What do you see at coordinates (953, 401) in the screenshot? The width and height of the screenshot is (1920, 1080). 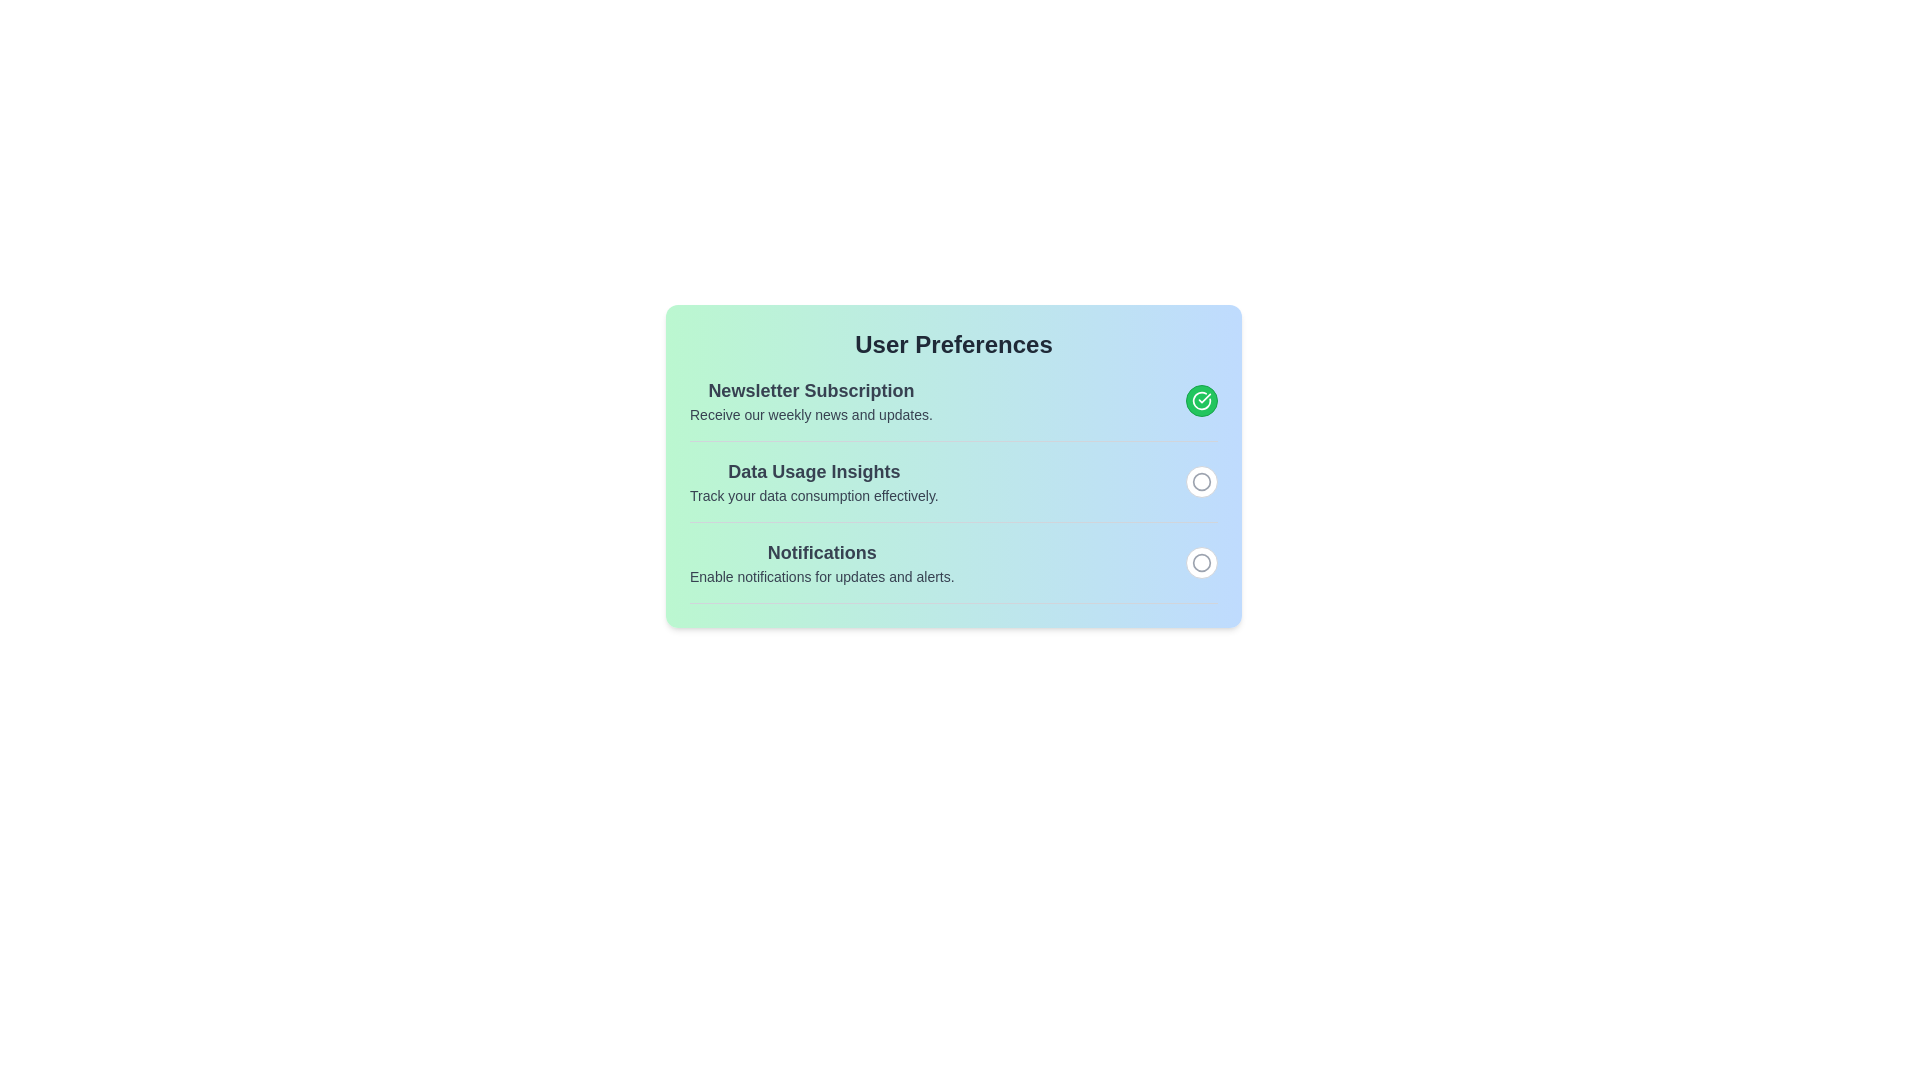 I see `the 'Newsletter Subscription' informational section` at bounding box center [953, 401].